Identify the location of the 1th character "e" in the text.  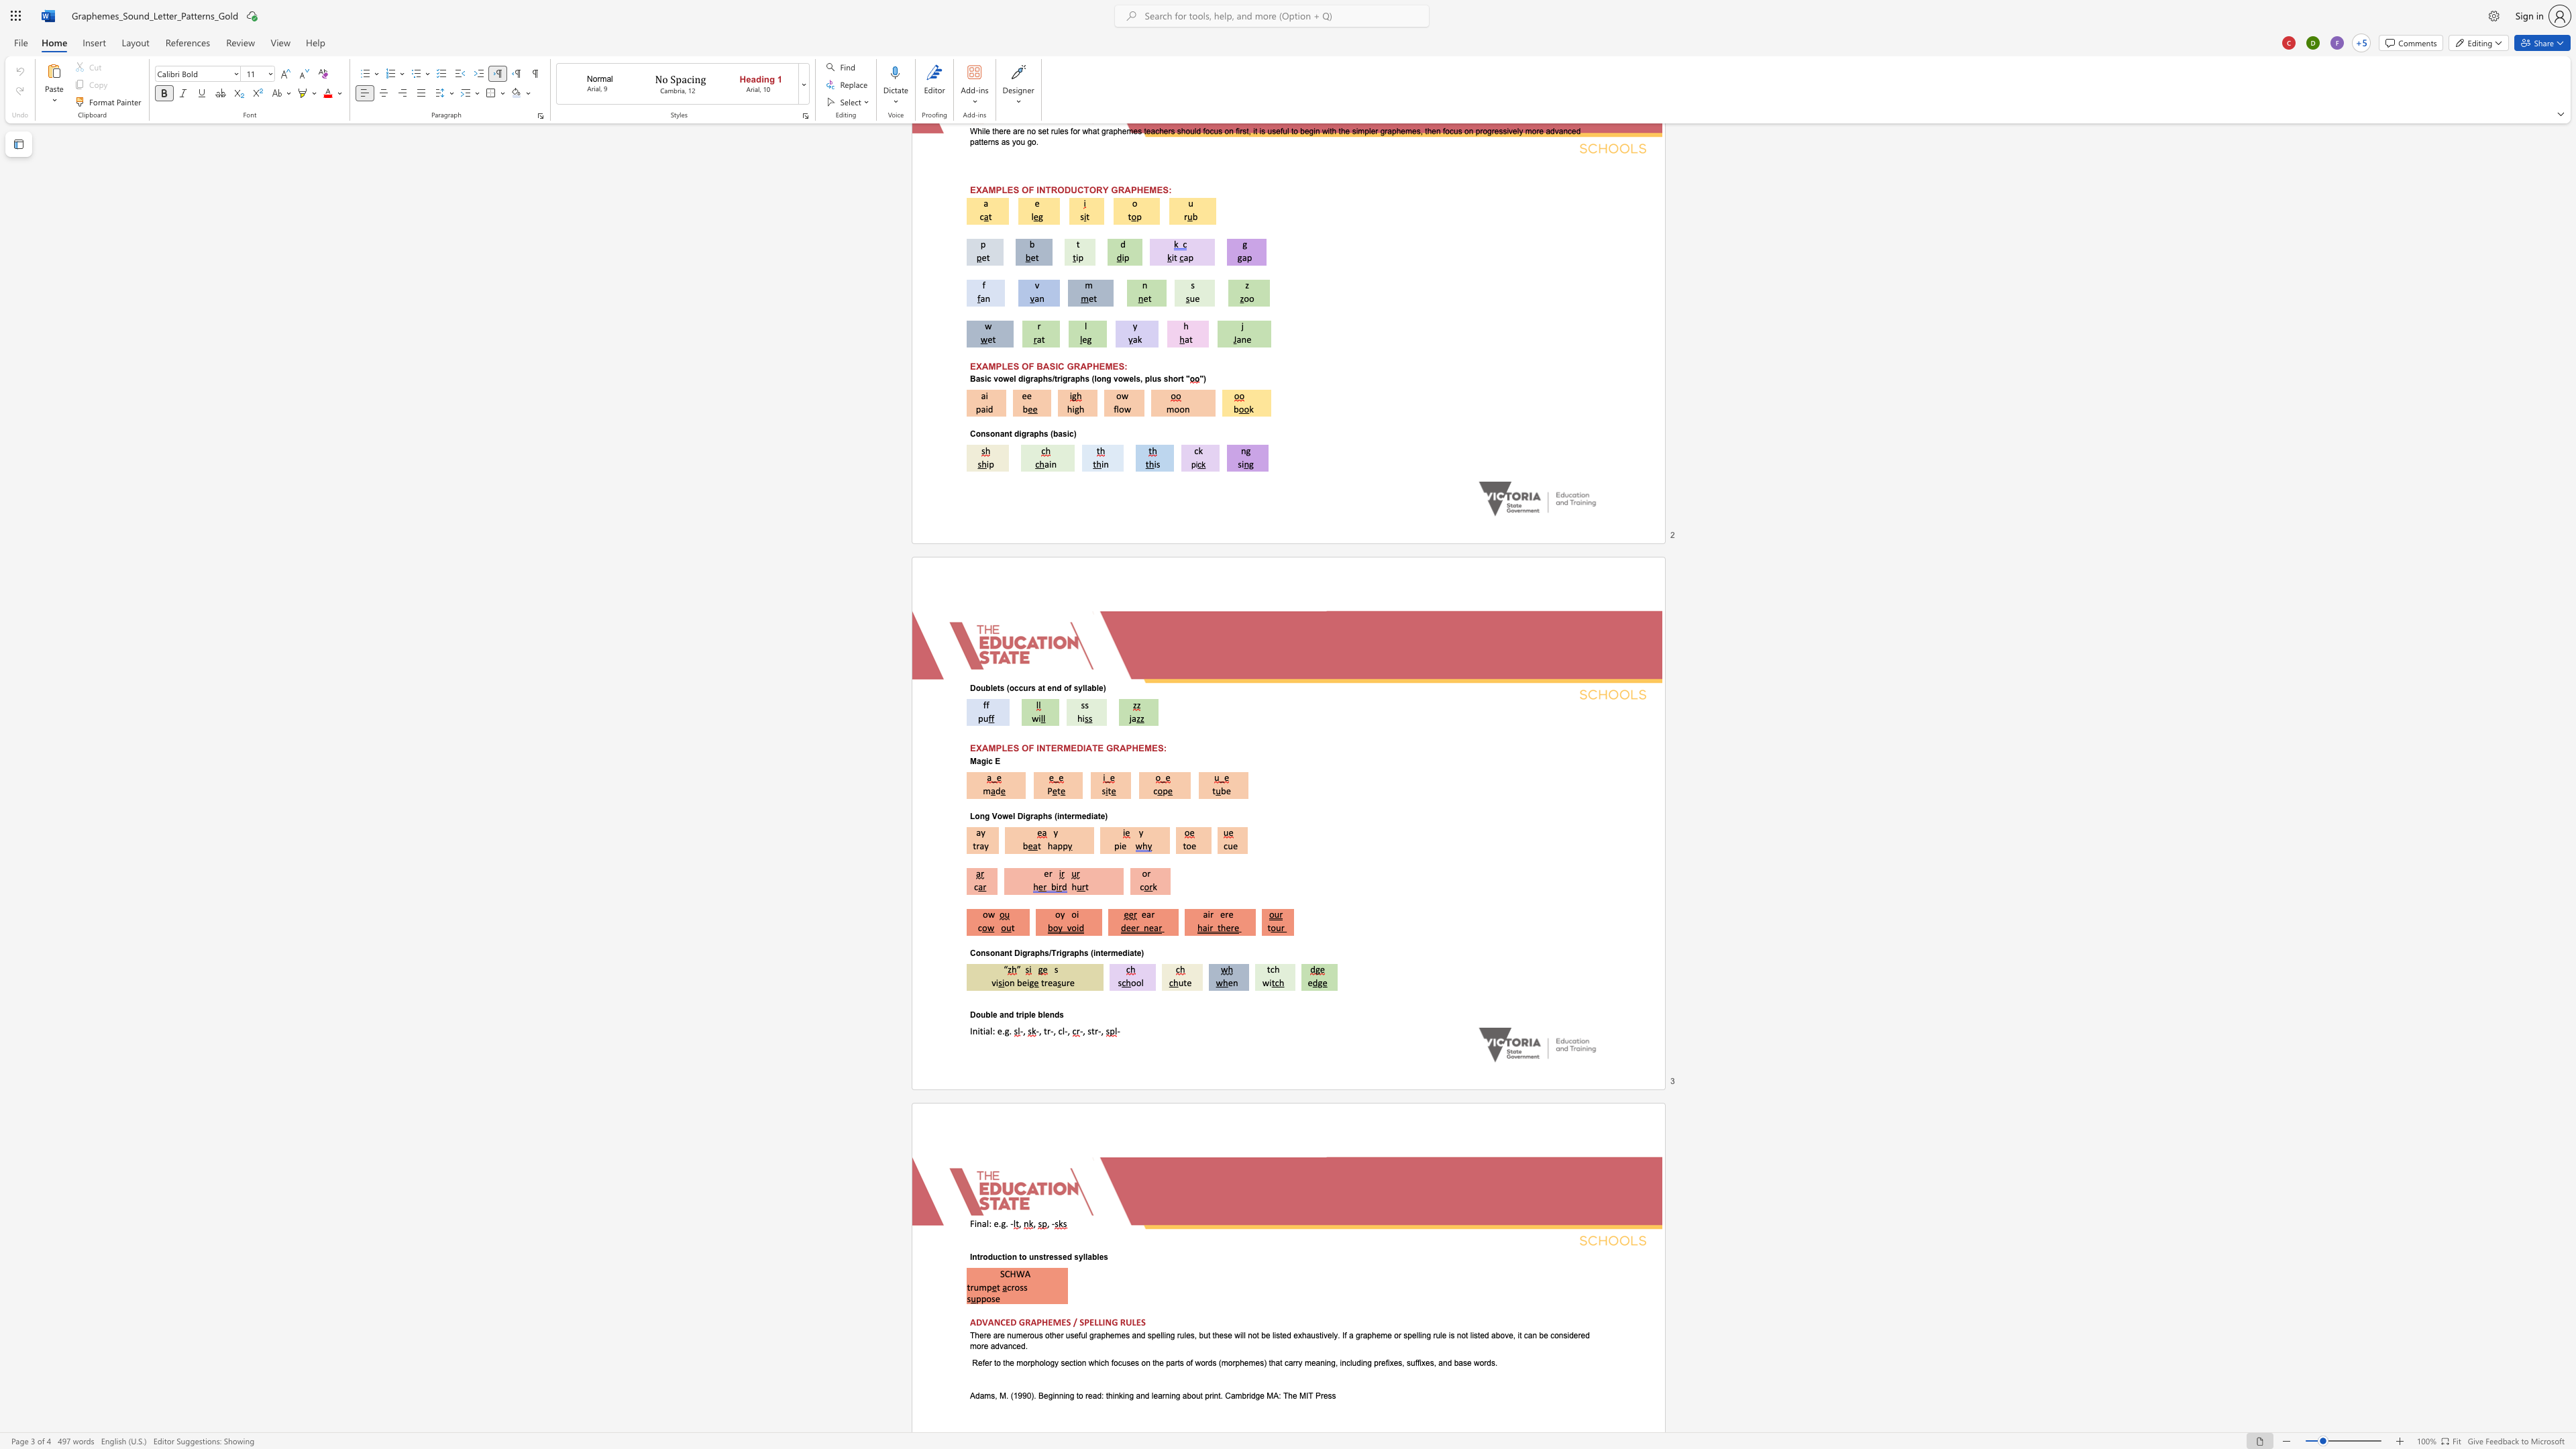
(980, 1362).